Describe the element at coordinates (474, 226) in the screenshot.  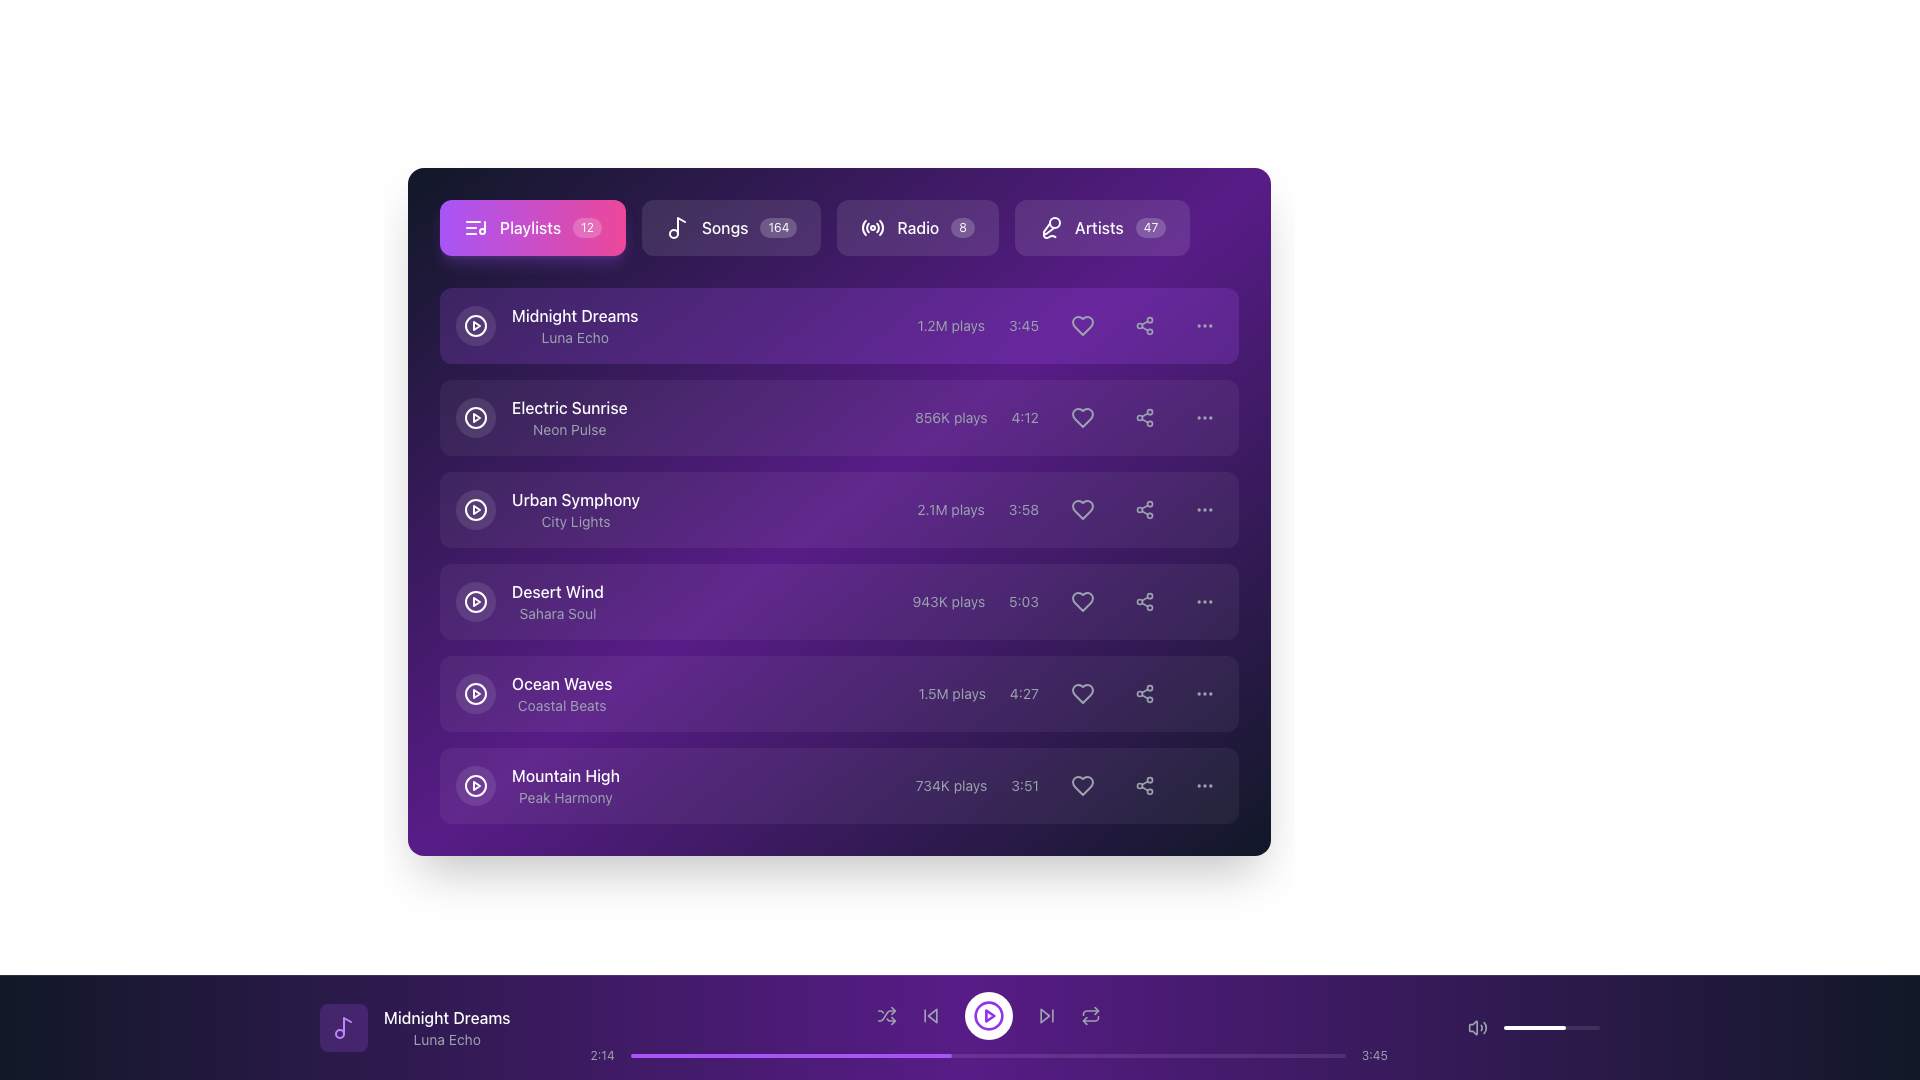
I see `the decorative and identifying icon for the 'Playlists' section located in the top-left corner of the interface, which is positioned to the left of the text 'Playlists'` at that location.